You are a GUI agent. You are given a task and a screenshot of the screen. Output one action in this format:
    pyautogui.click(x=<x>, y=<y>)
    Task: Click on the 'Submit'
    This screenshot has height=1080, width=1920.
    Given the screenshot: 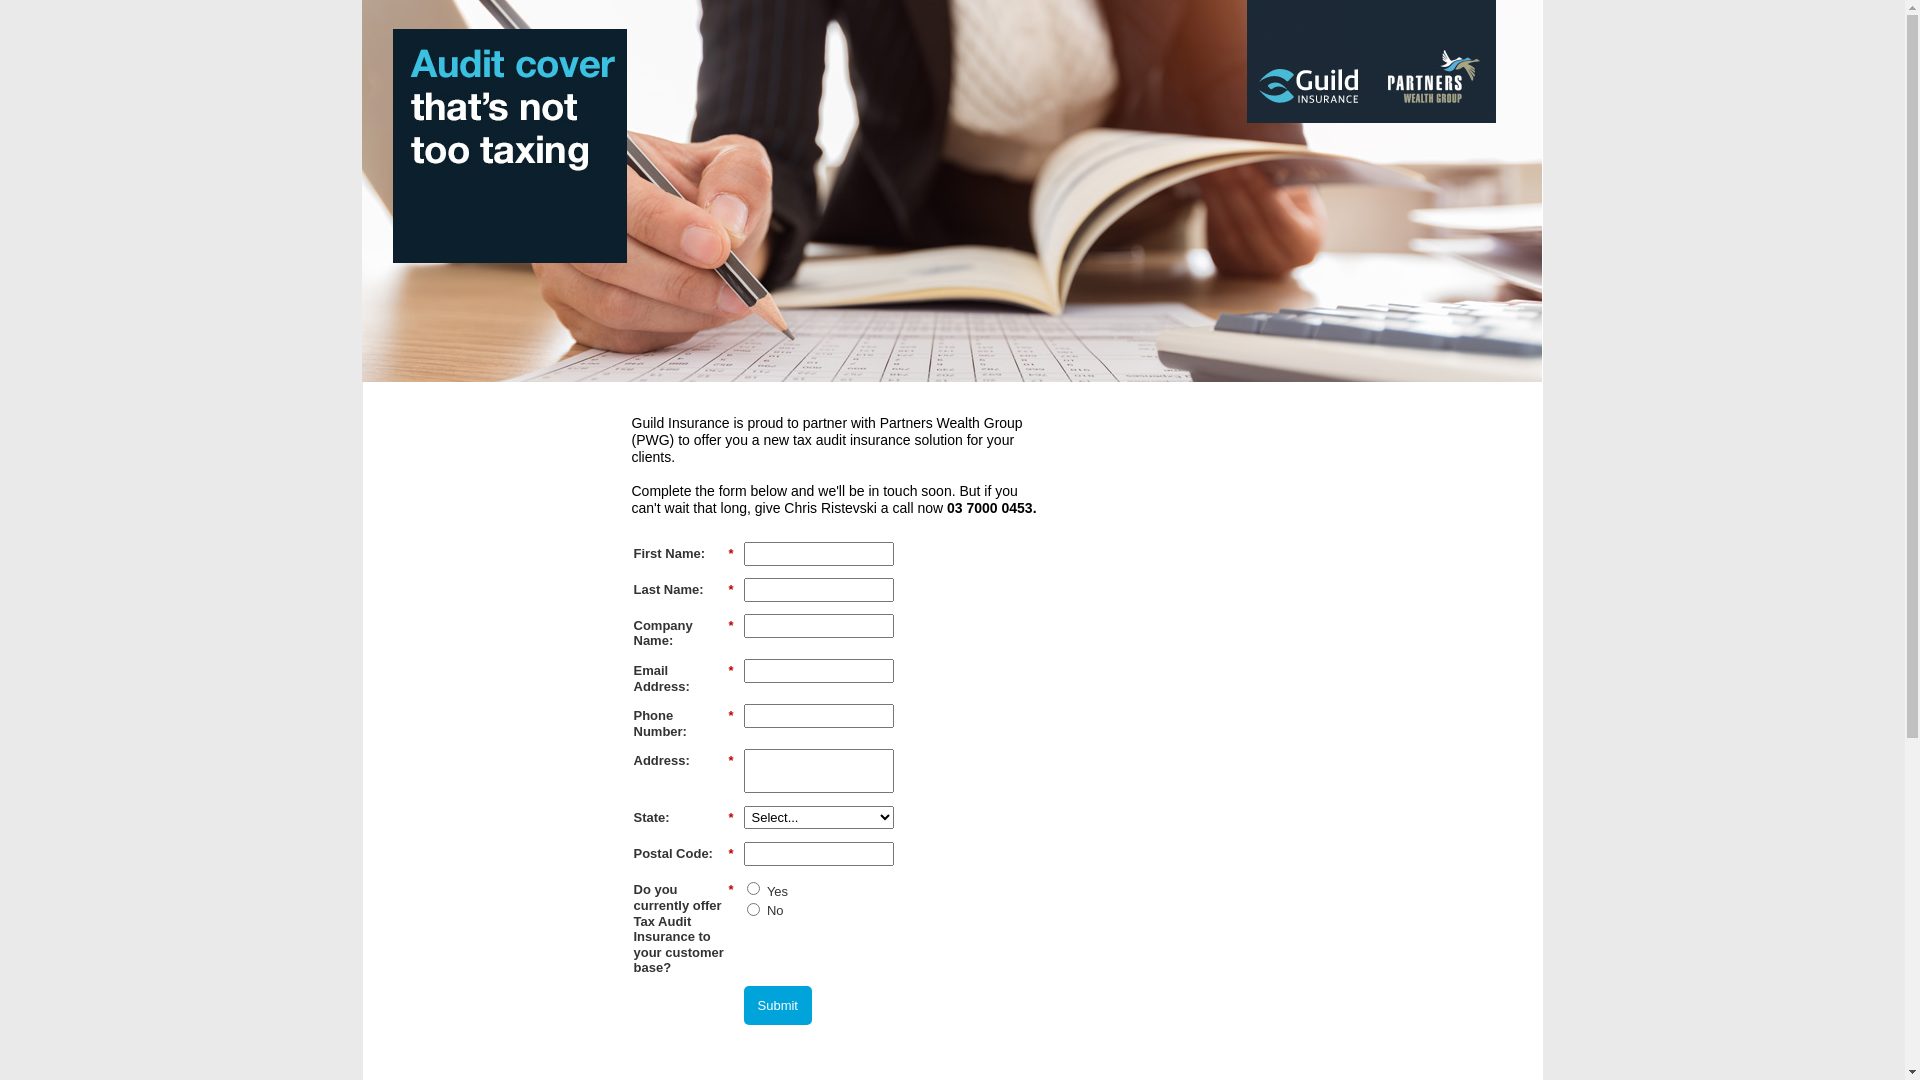 What is the action you would take?
    pyautogui.click(x=776, y=1005)
    